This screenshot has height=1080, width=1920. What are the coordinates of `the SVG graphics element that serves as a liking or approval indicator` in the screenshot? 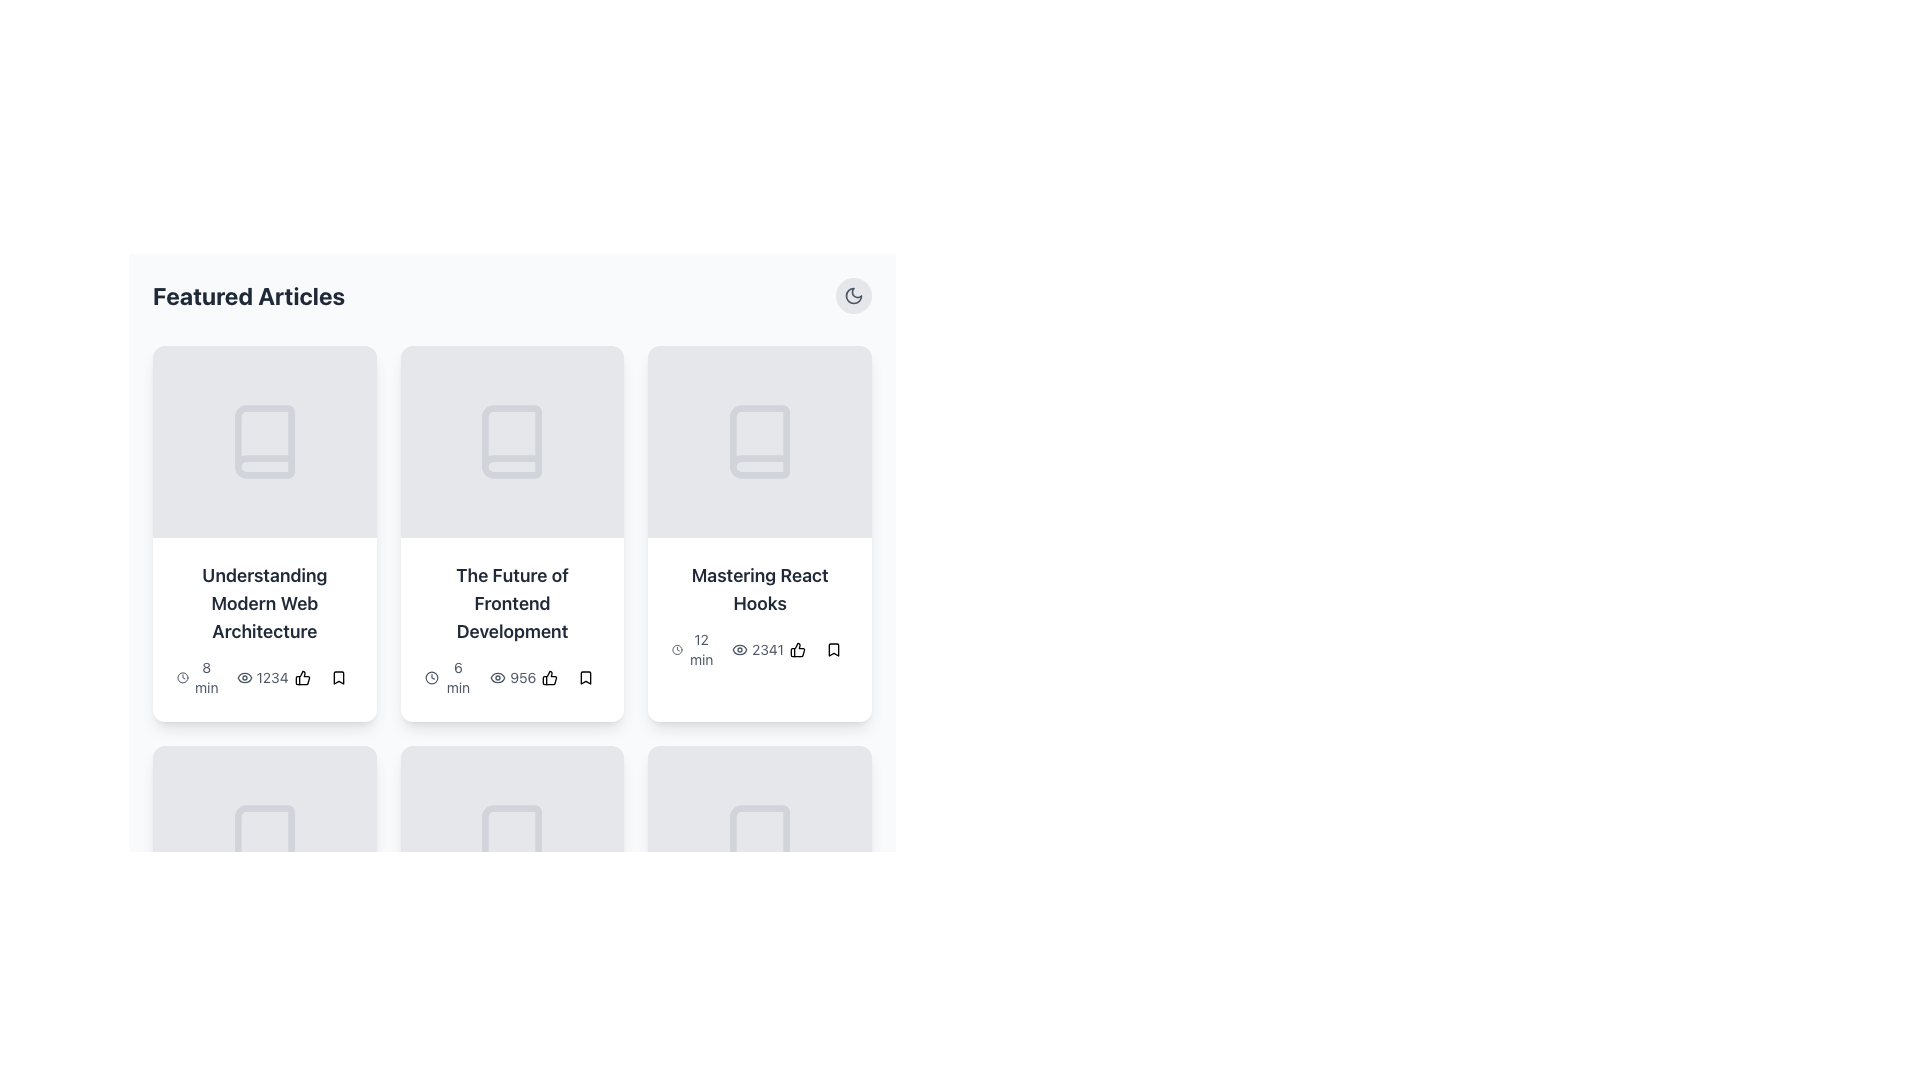 It's located at (550, 1048).